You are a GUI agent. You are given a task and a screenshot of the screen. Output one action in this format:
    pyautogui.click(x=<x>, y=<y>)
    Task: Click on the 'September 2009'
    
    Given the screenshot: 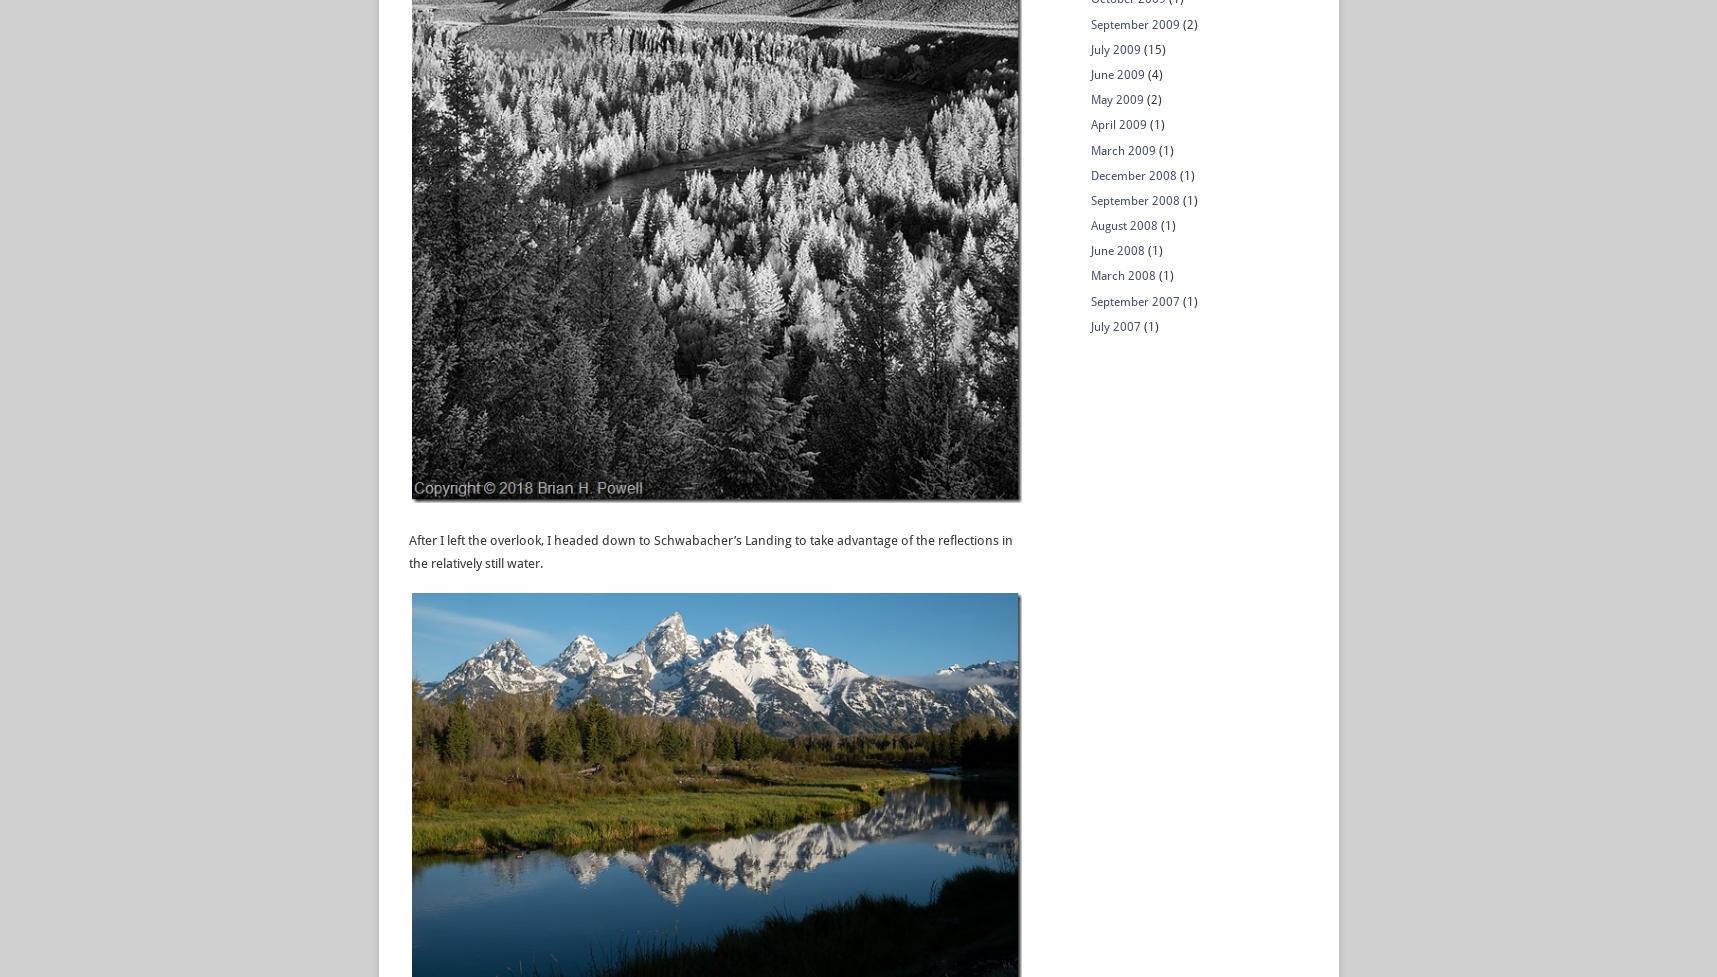 What is the action you would take?
    pyautogui.click(x=1134, y=24)
    